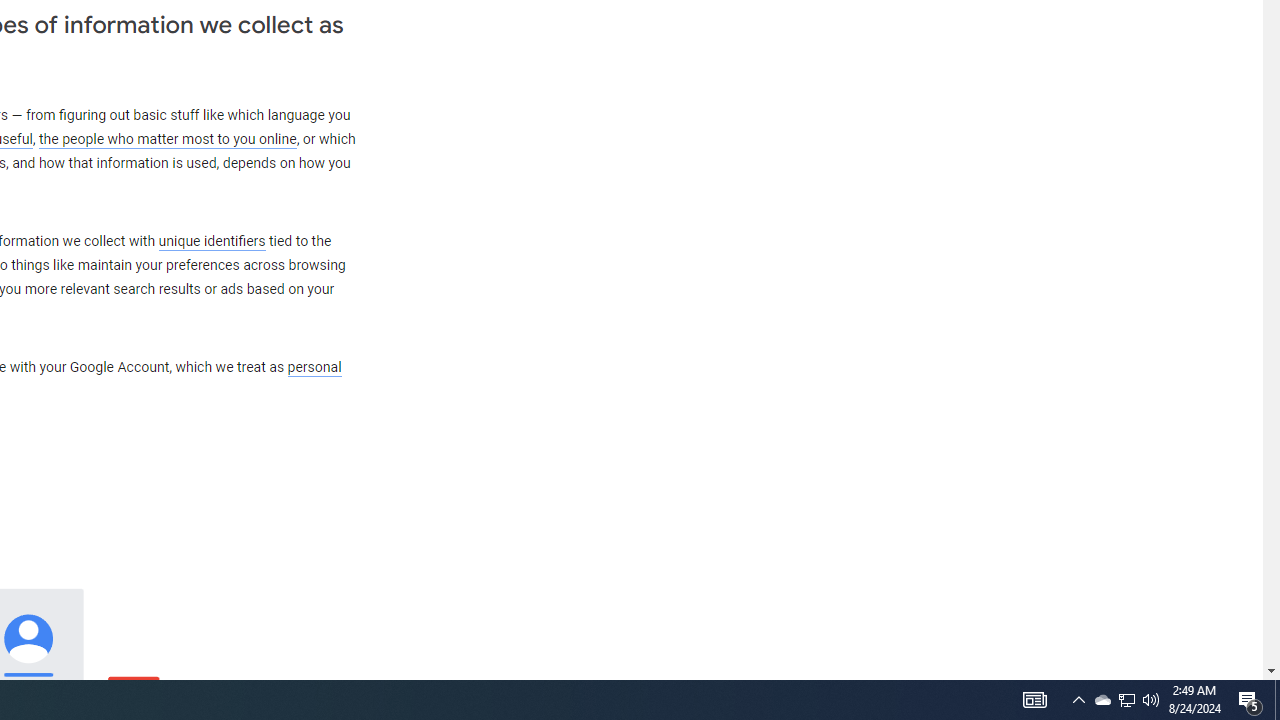 This screenshot has height=720, width=1280. I want to click on 'the people who matter most to you online', so click(167, 138).